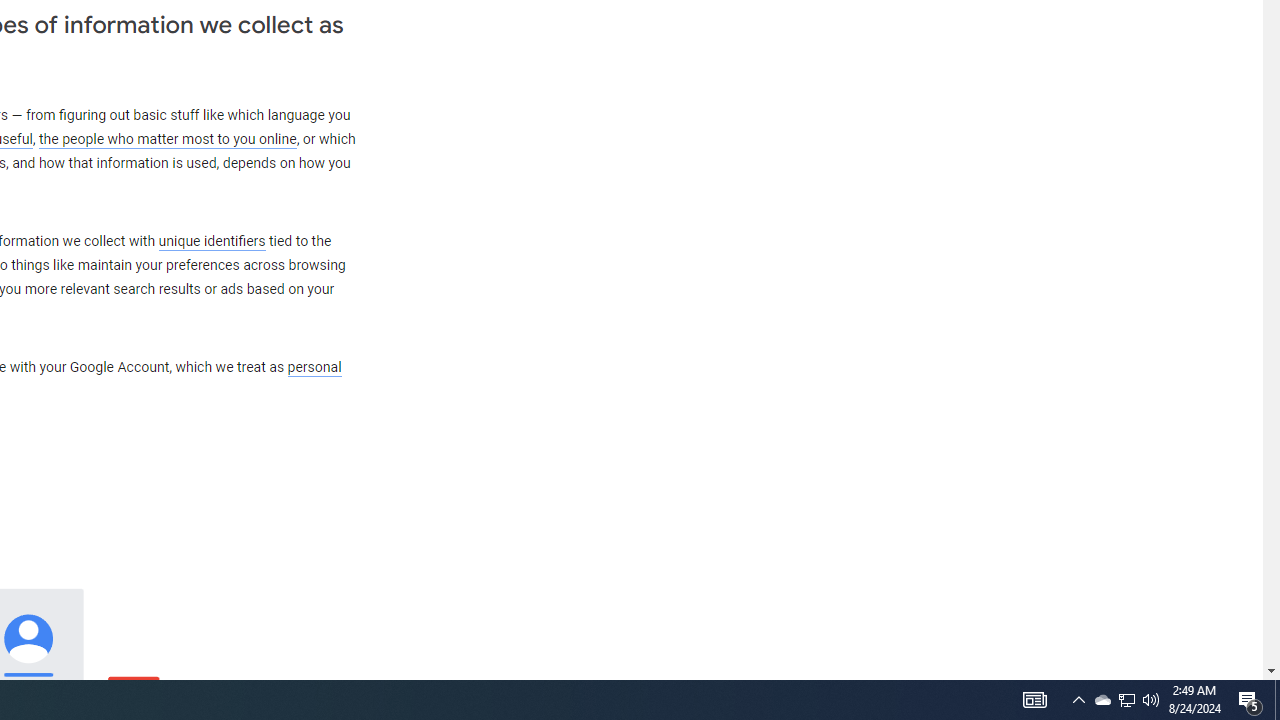 This screenshot has height=720, width=1280. I want to click on 'the people who matter most to you online', so click(167, 138).